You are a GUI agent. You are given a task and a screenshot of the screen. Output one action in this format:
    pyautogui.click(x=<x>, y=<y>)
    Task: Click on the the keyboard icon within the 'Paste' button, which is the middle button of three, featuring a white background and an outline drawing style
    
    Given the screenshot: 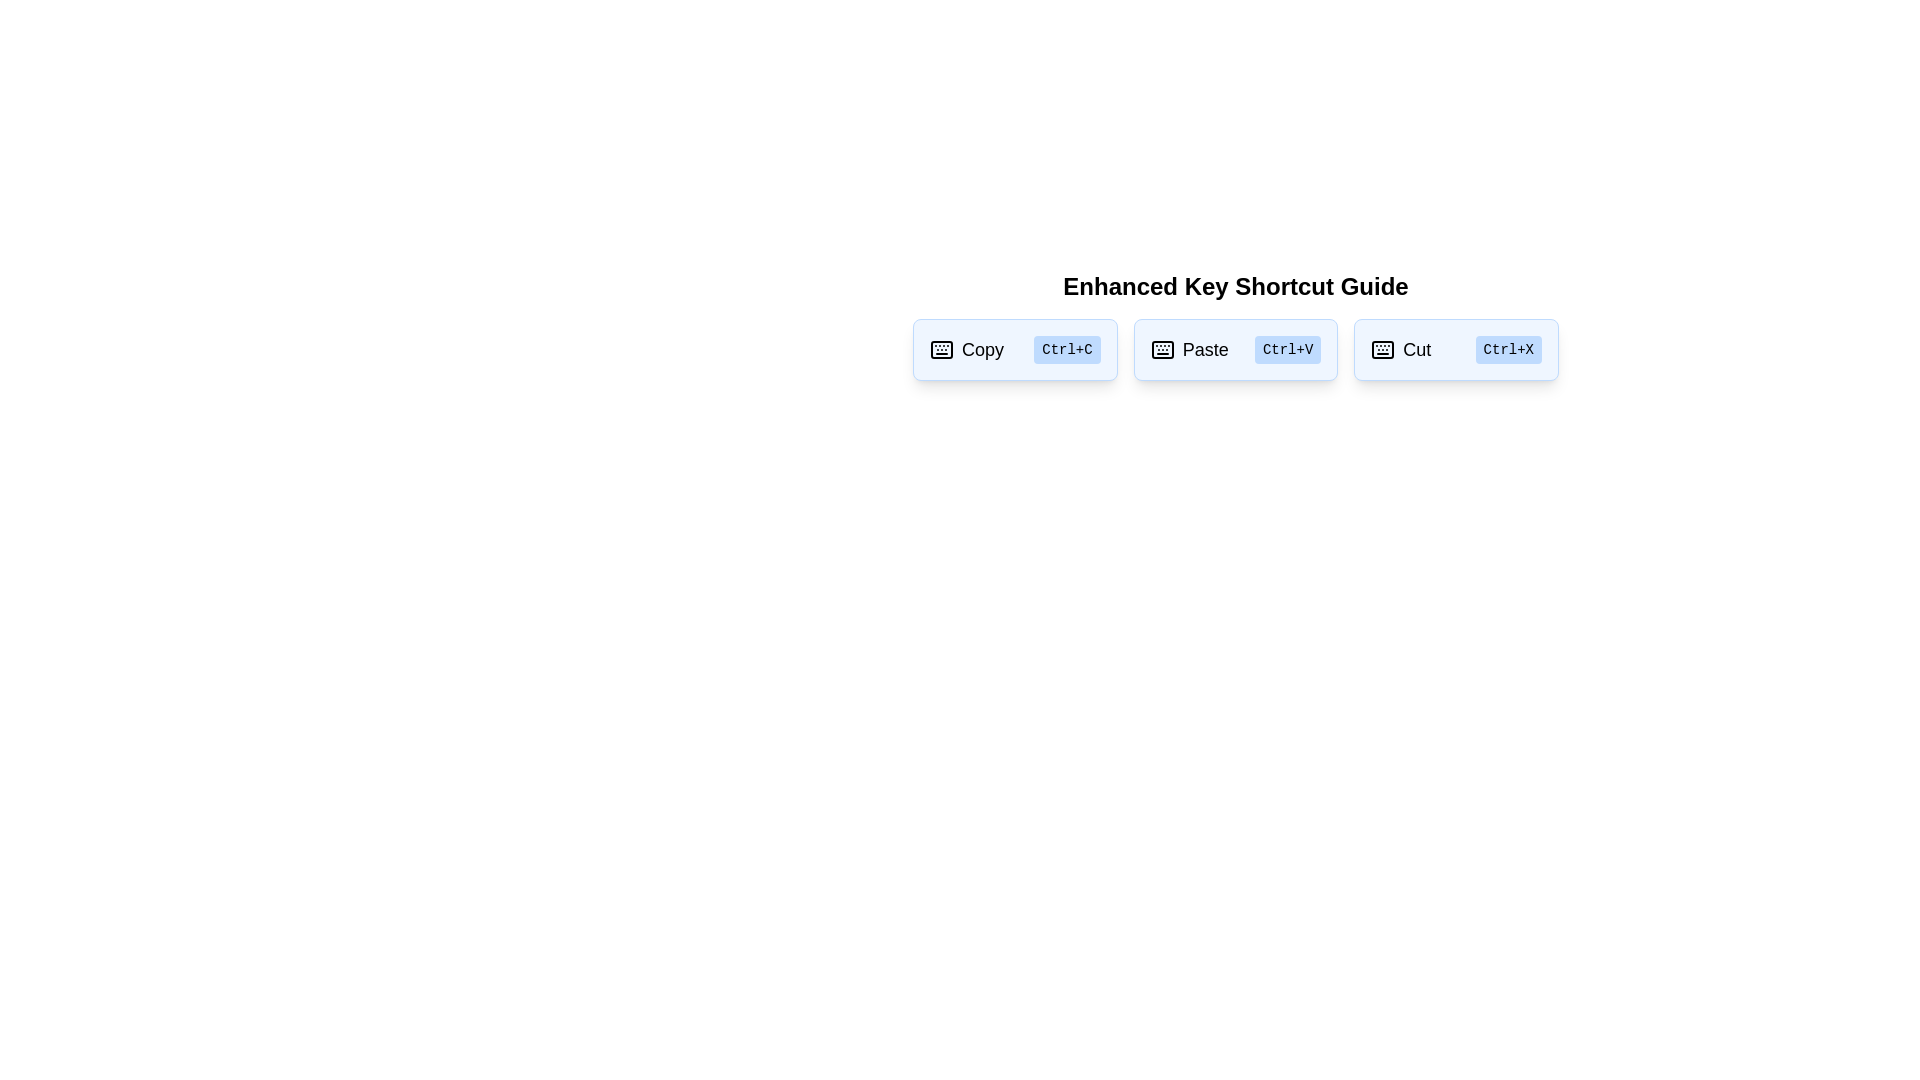 What is the action you would take?
    pyautogui.click(x=1162, y=349)
    